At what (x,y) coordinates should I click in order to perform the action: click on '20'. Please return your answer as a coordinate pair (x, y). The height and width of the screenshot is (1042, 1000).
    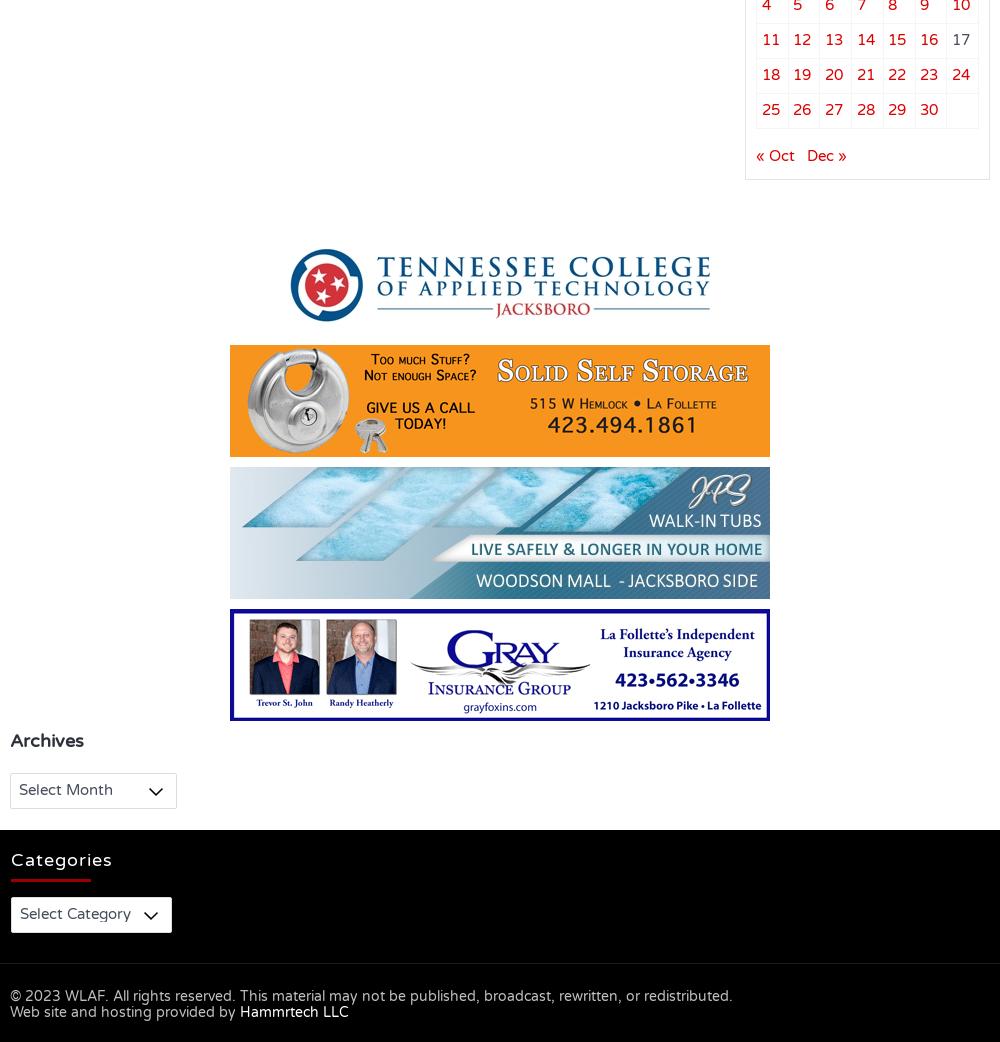
    Looking at the image, I should click on (832, 74).